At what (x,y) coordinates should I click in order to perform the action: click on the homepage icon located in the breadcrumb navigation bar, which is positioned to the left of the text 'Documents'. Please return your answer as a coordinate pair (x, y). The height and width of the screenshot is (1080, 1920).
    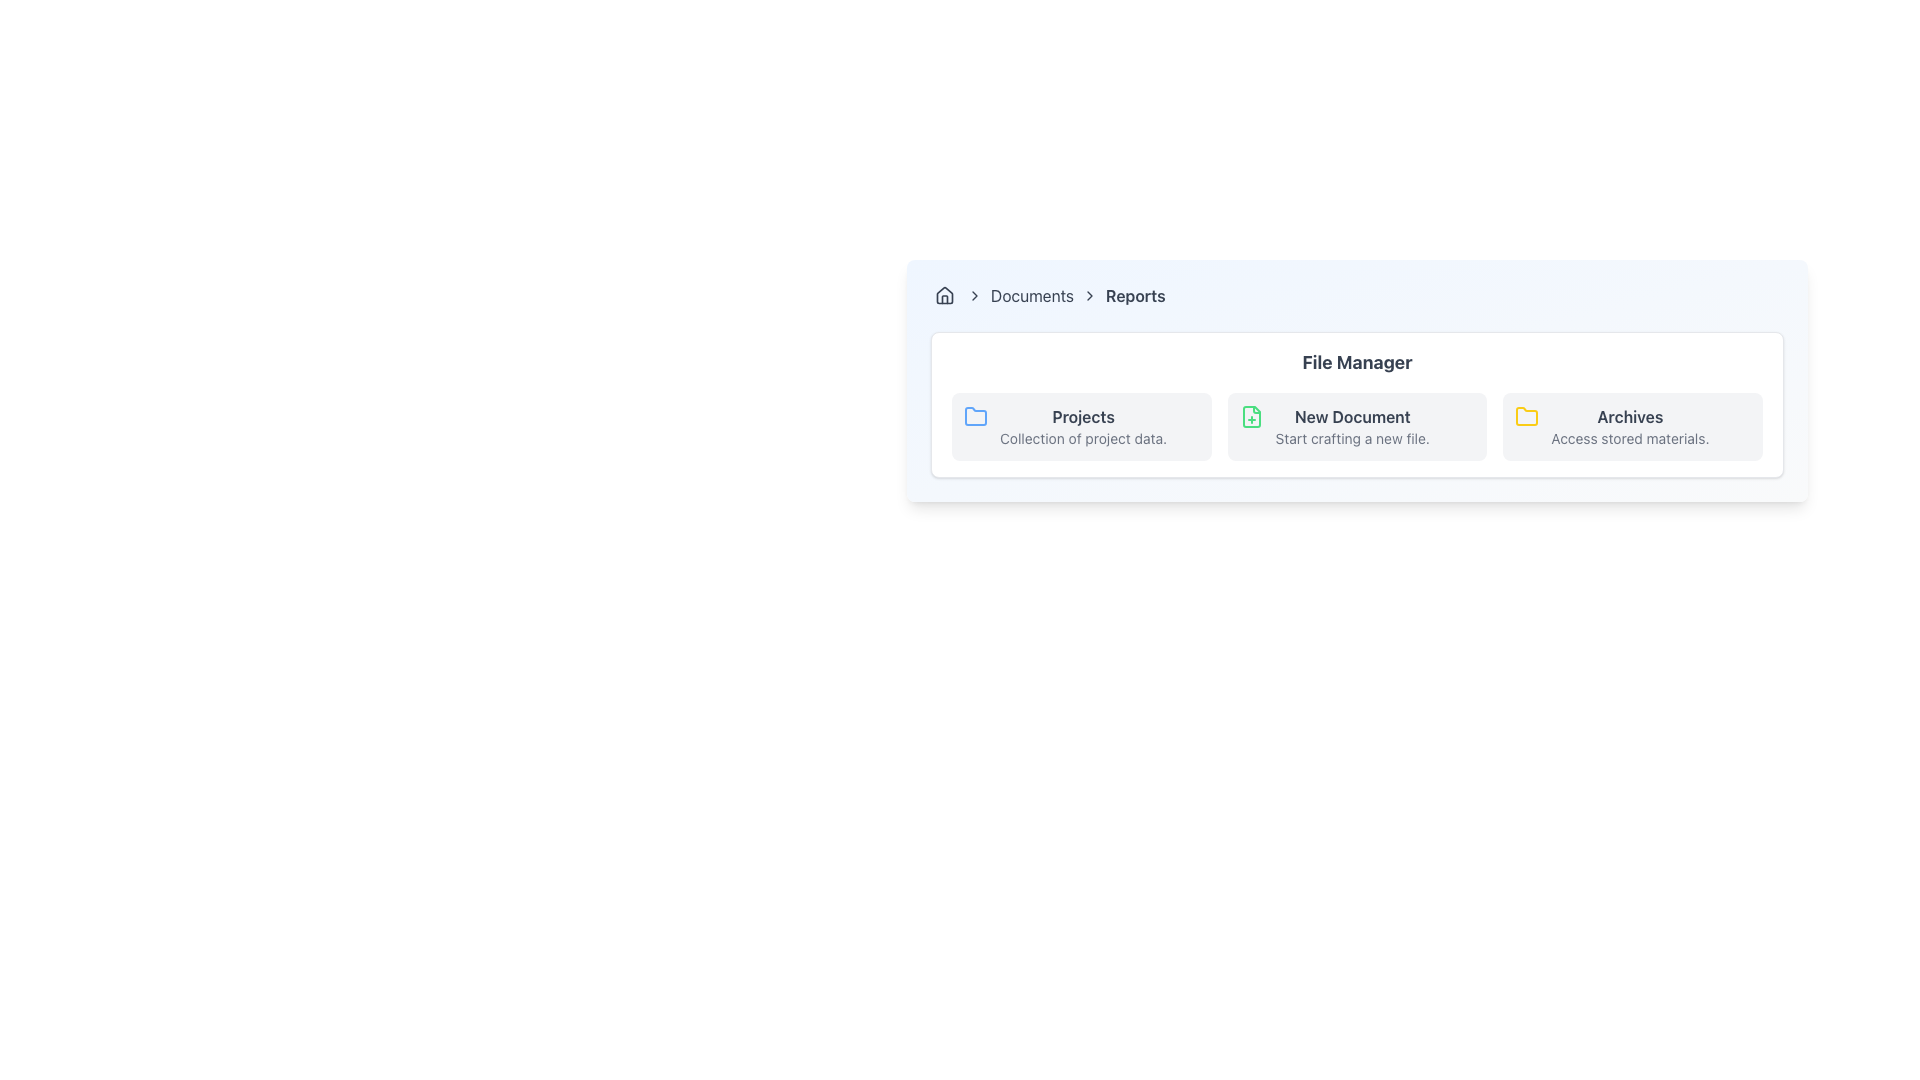
    Looking at the image, I should click on (944, 296).